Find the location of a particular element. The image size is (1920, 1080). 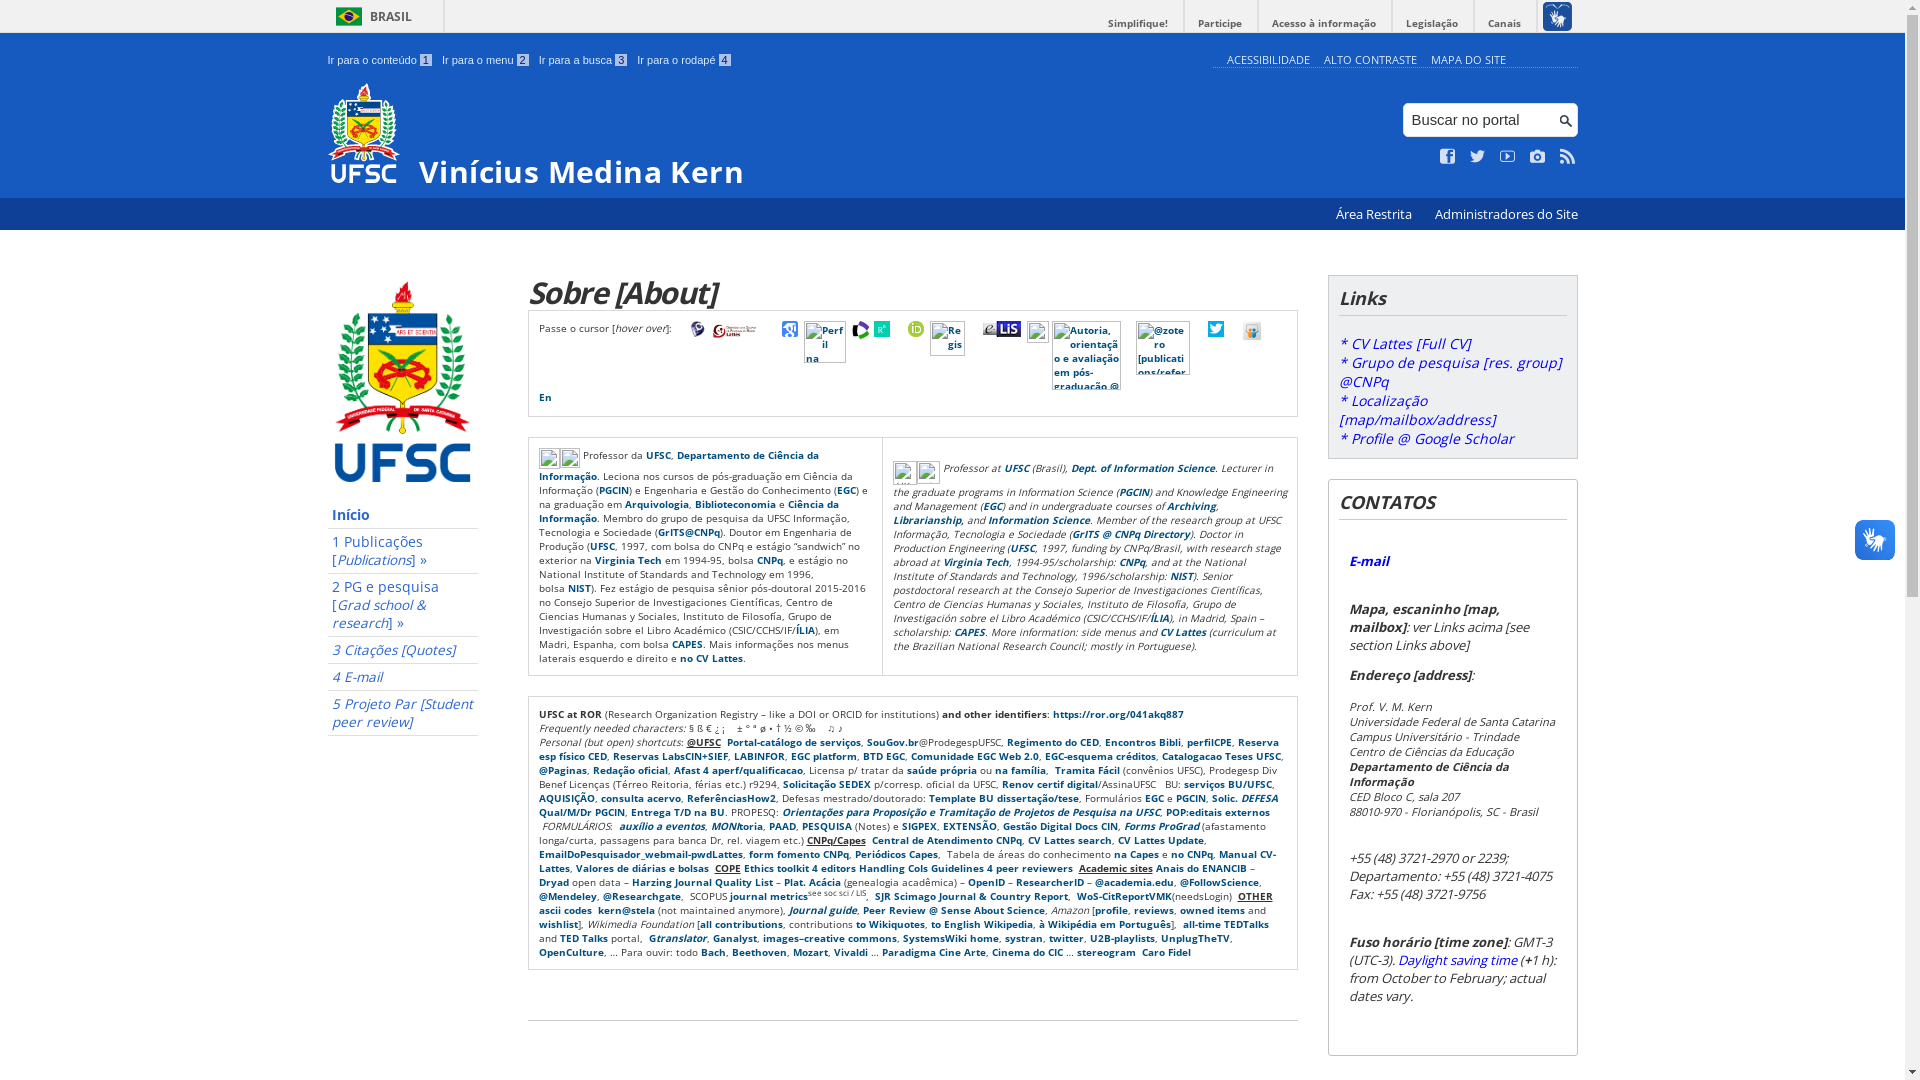

'Canais' is located at coordinates (1504, 23).